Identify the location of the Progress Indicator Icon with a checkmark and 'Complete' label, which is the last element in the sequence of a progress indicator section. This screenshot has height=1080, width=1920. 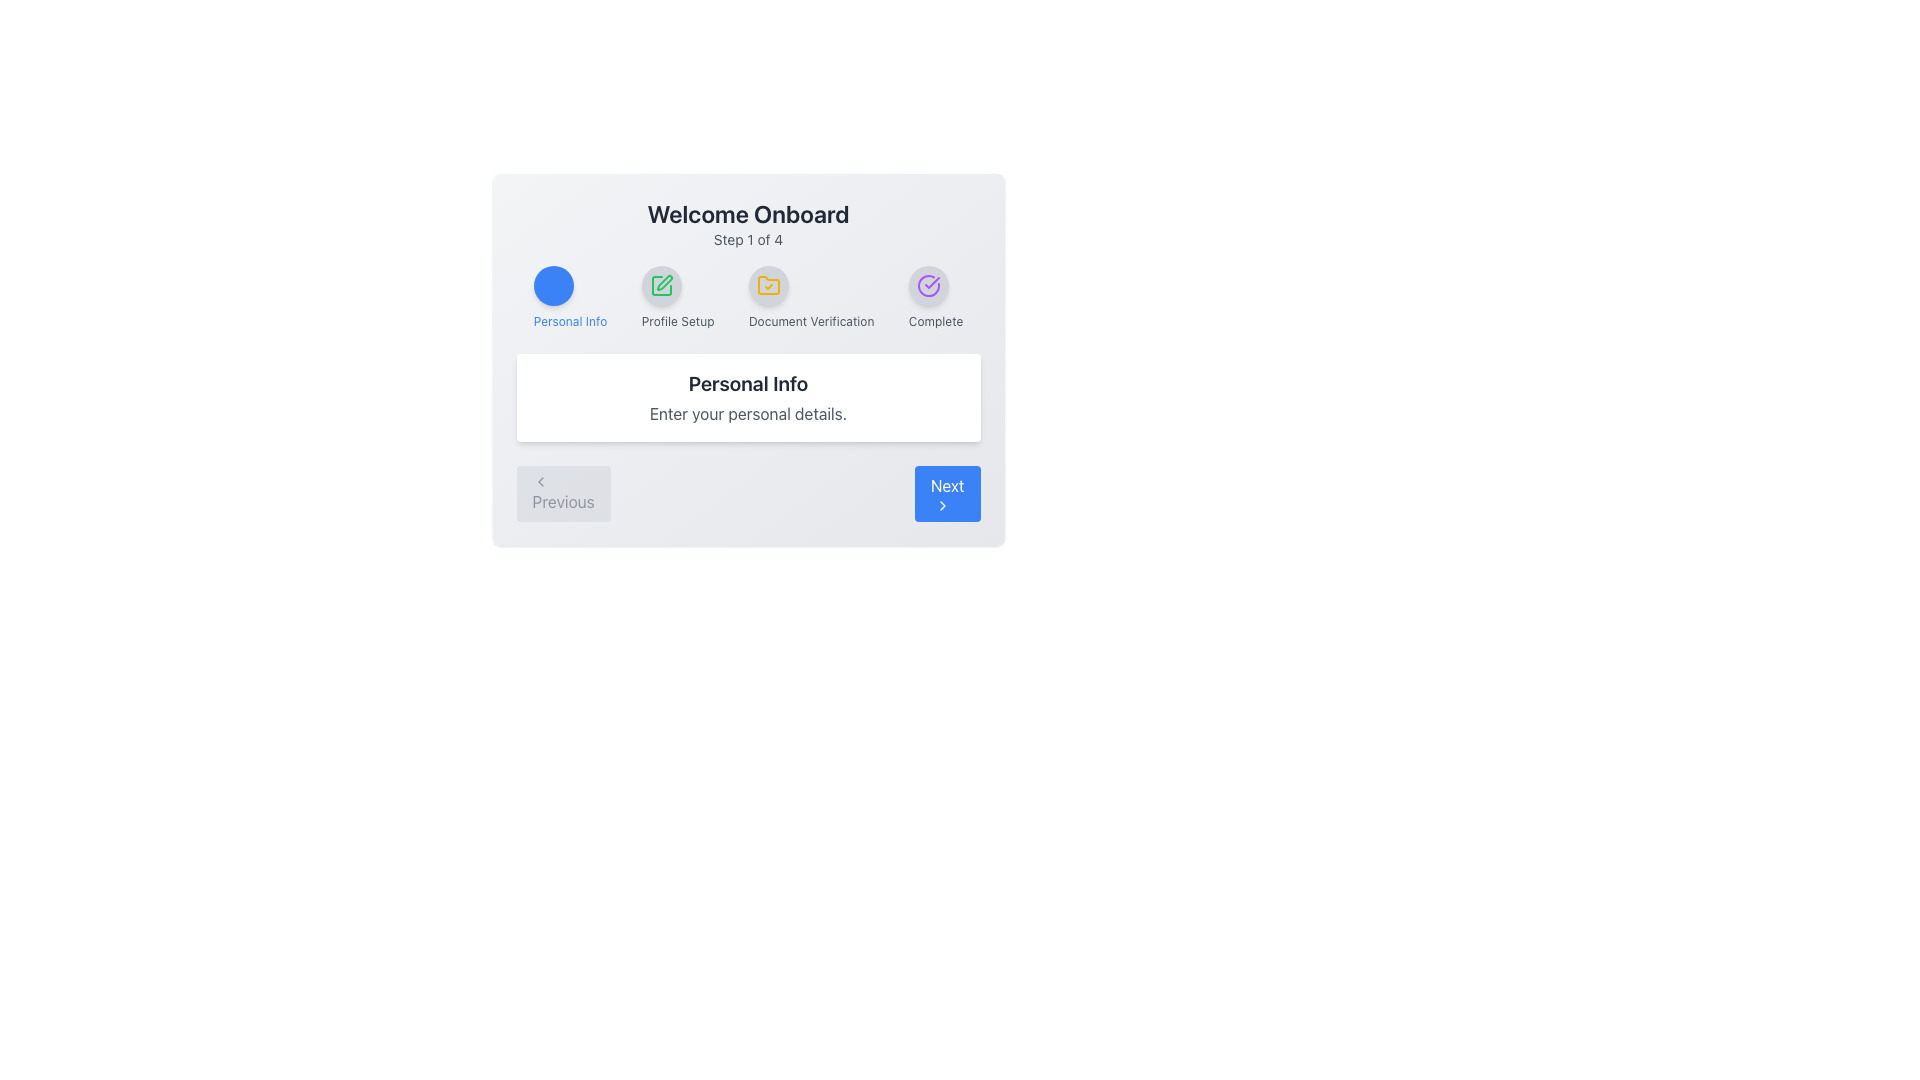
(935, 297).